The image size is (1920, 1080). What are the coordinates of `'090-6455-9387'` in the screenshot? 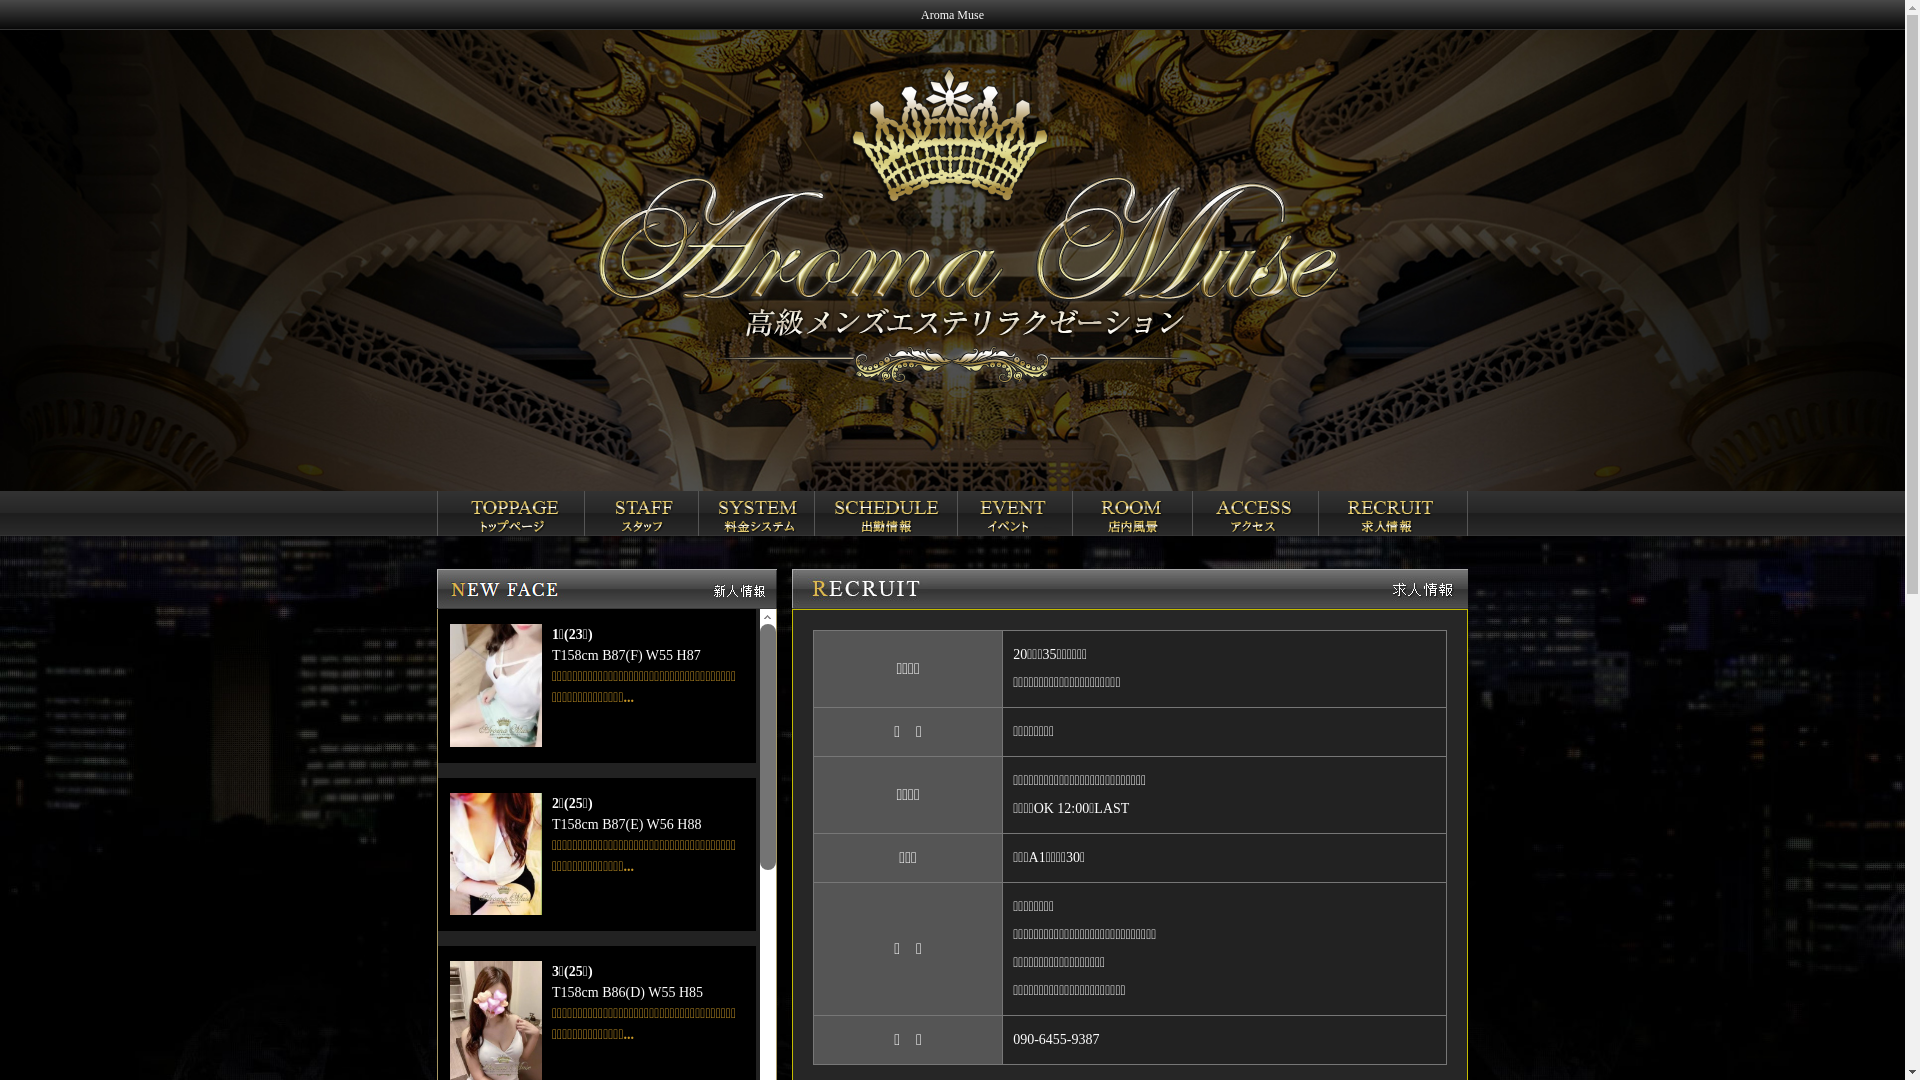 It's located at (1012, 1038).